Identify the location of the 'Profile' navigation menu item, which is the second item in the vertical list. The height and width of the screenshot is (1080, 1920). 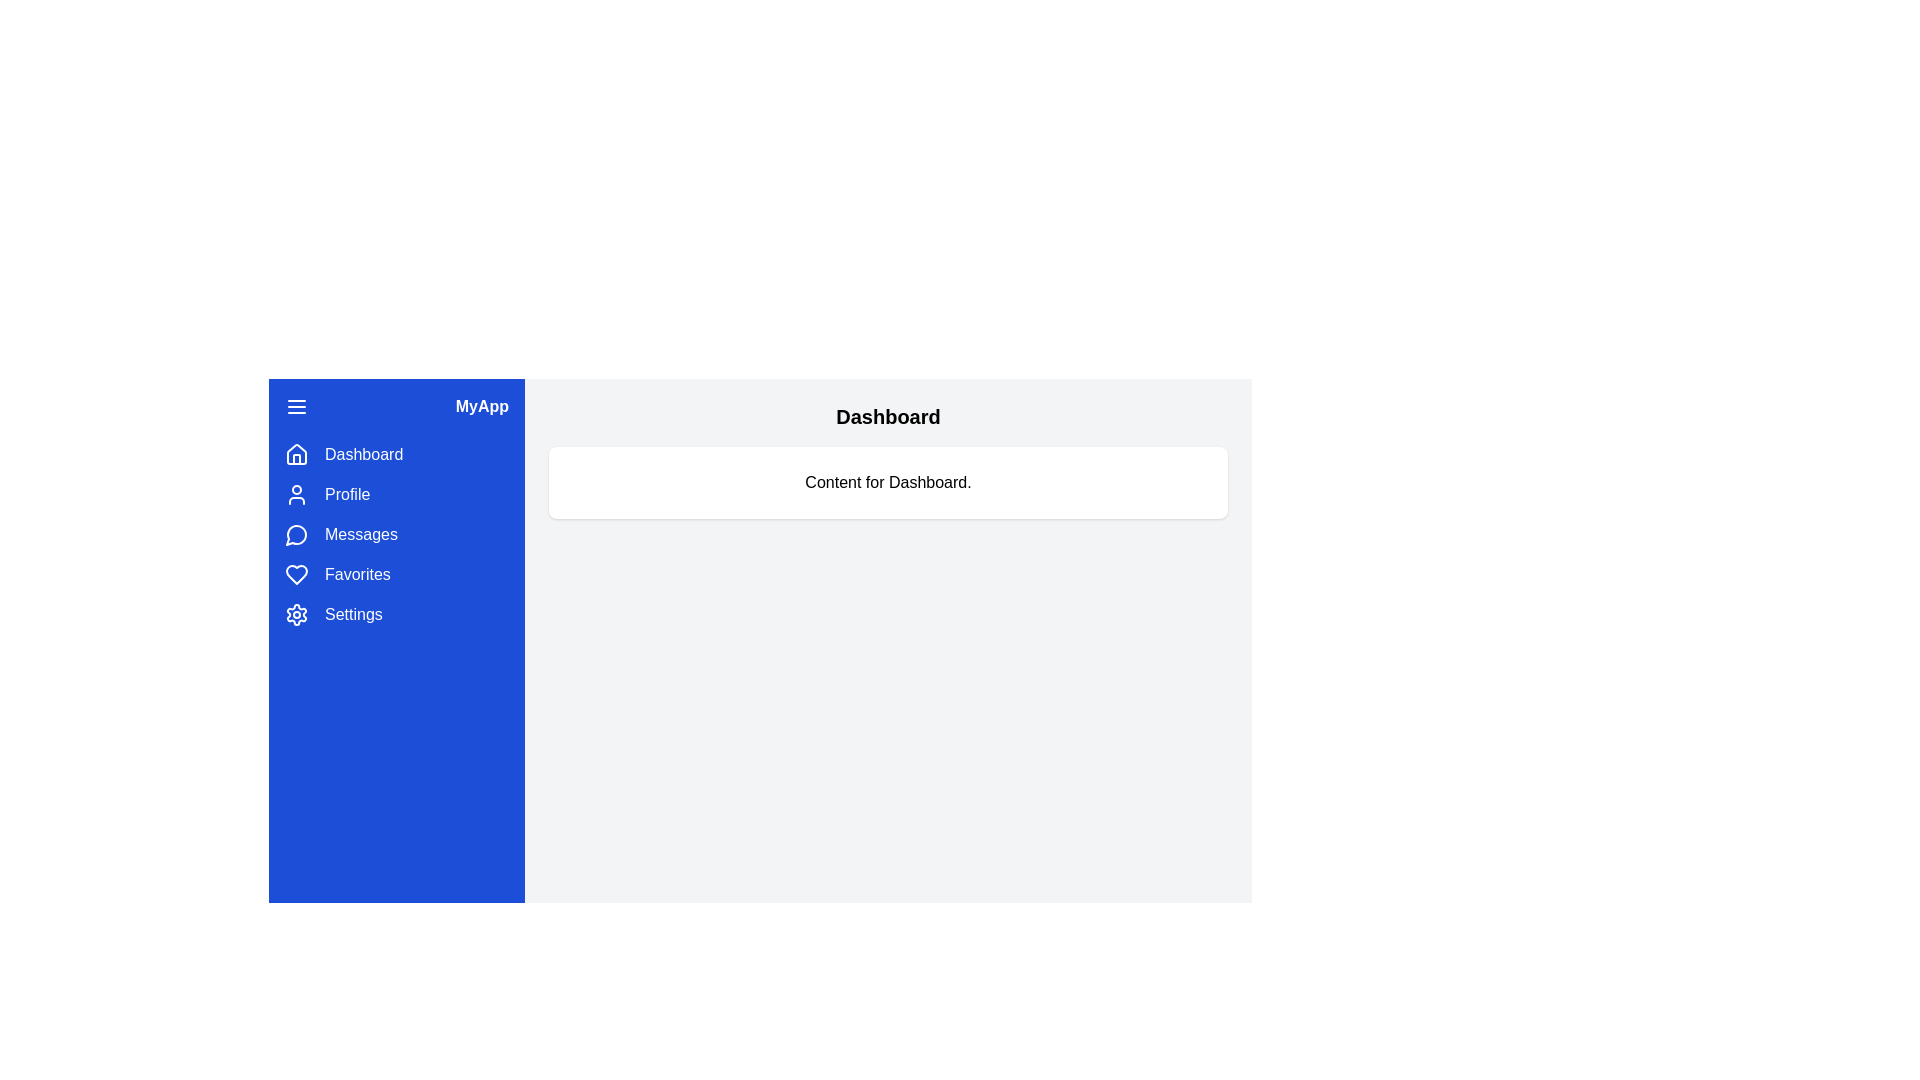
(397, 494).